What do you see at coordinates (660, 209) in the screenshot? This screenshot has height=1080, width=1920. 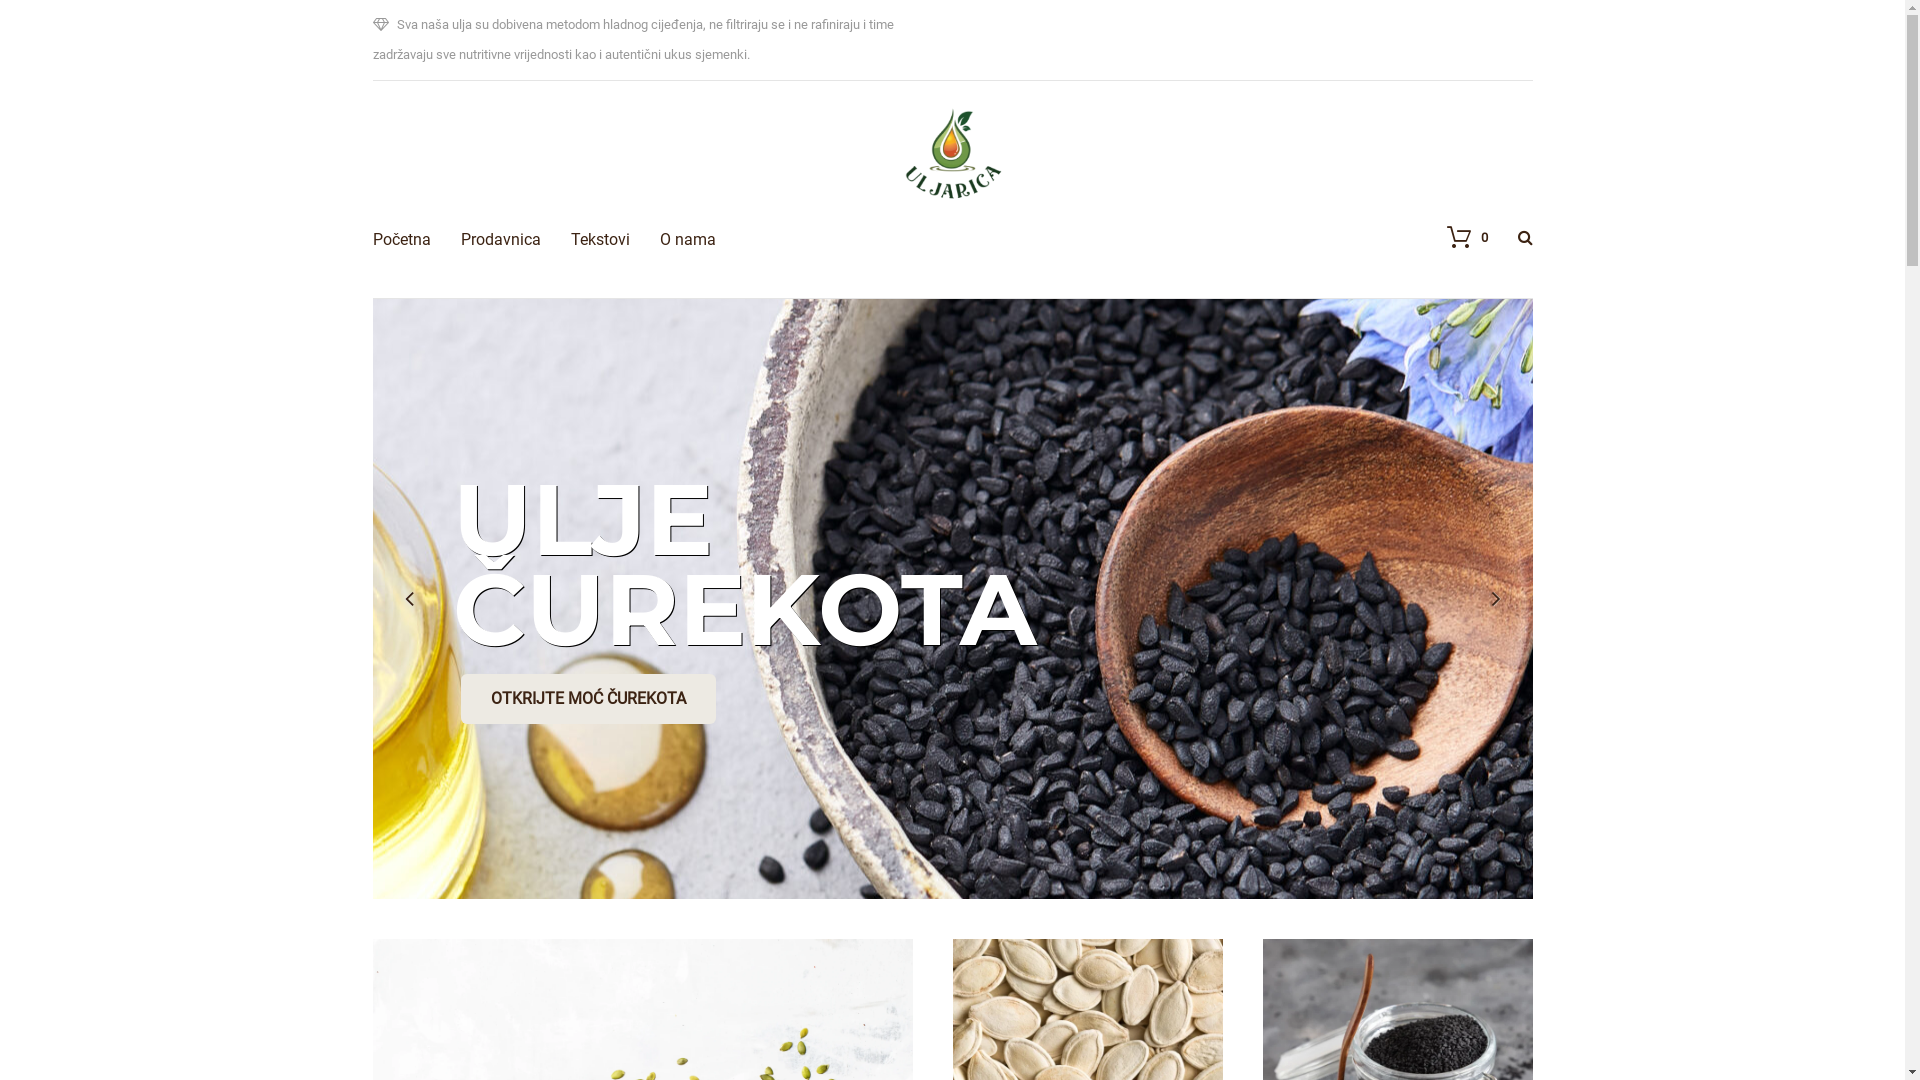 I see `'O nama'` at bounding box center [660, 209].